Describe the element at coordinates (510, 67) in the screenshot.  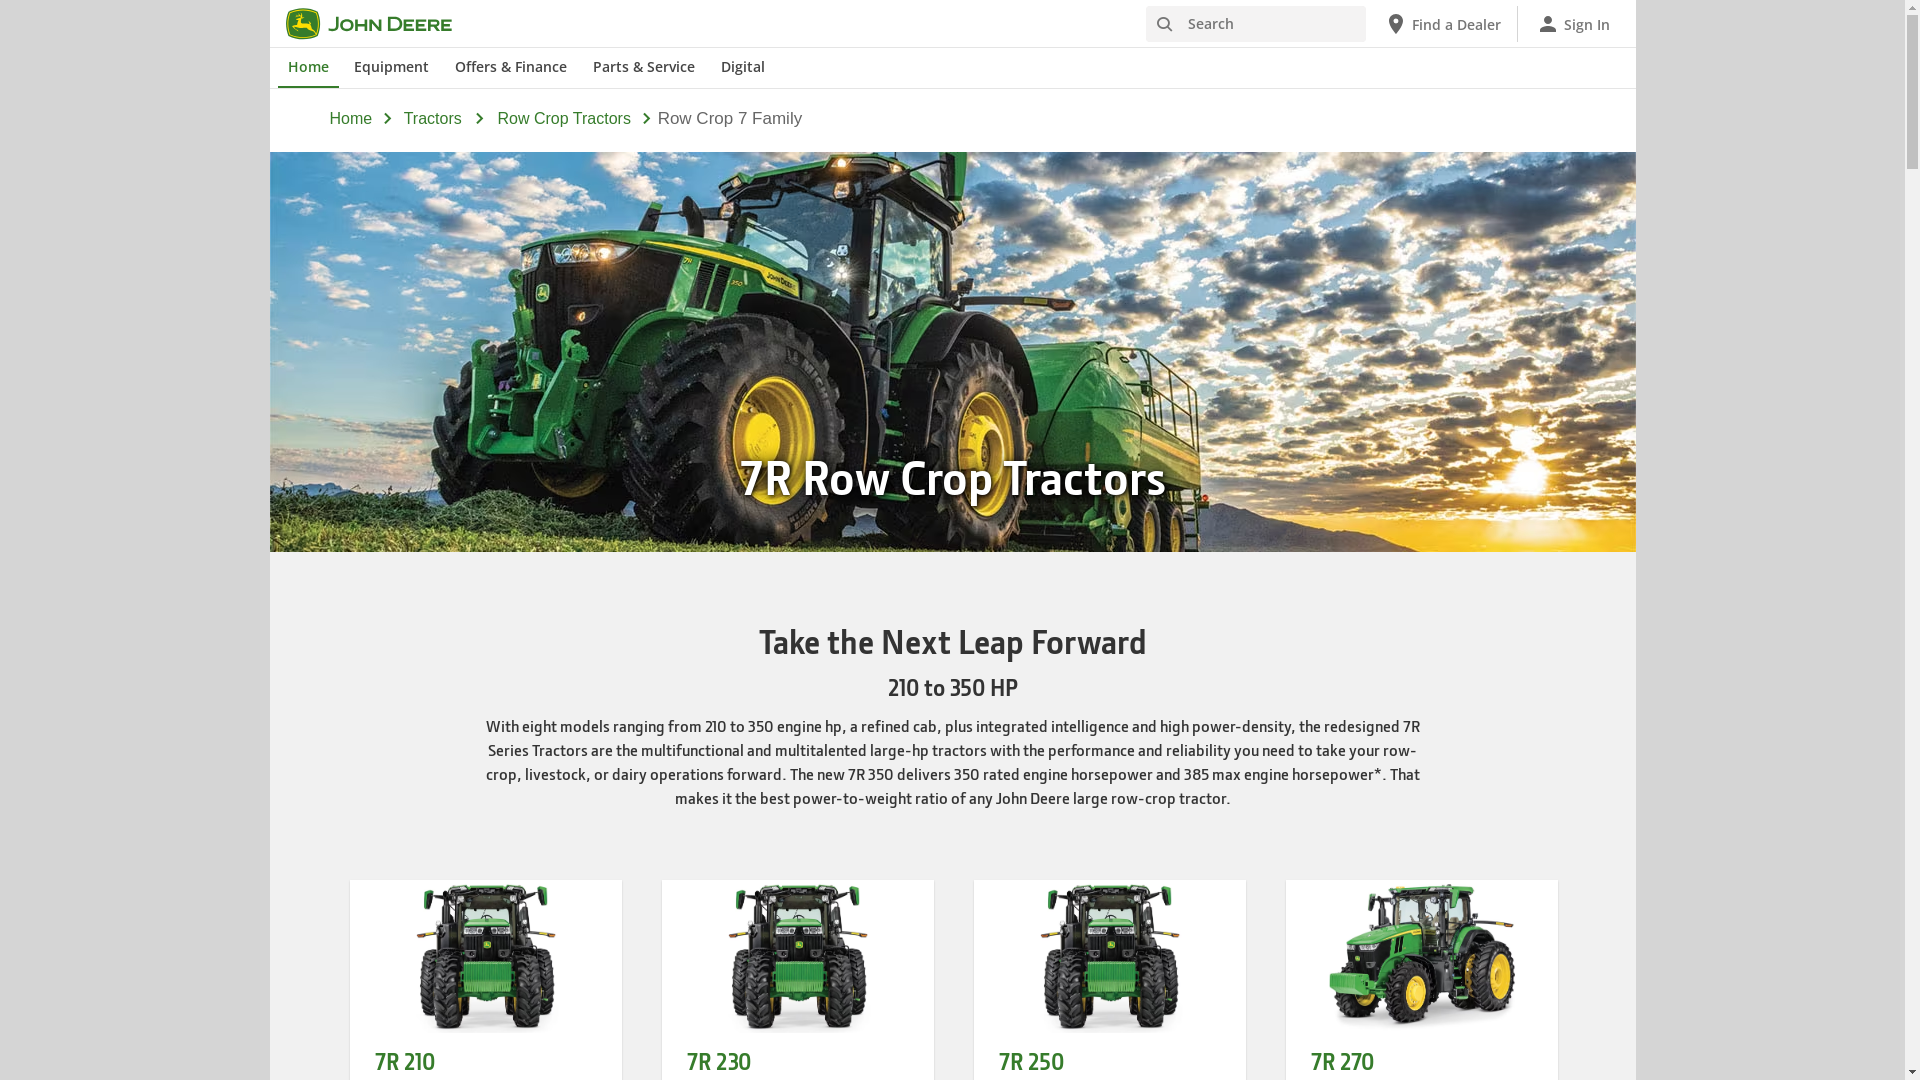
I see `'Offers & Finance'` at that location.